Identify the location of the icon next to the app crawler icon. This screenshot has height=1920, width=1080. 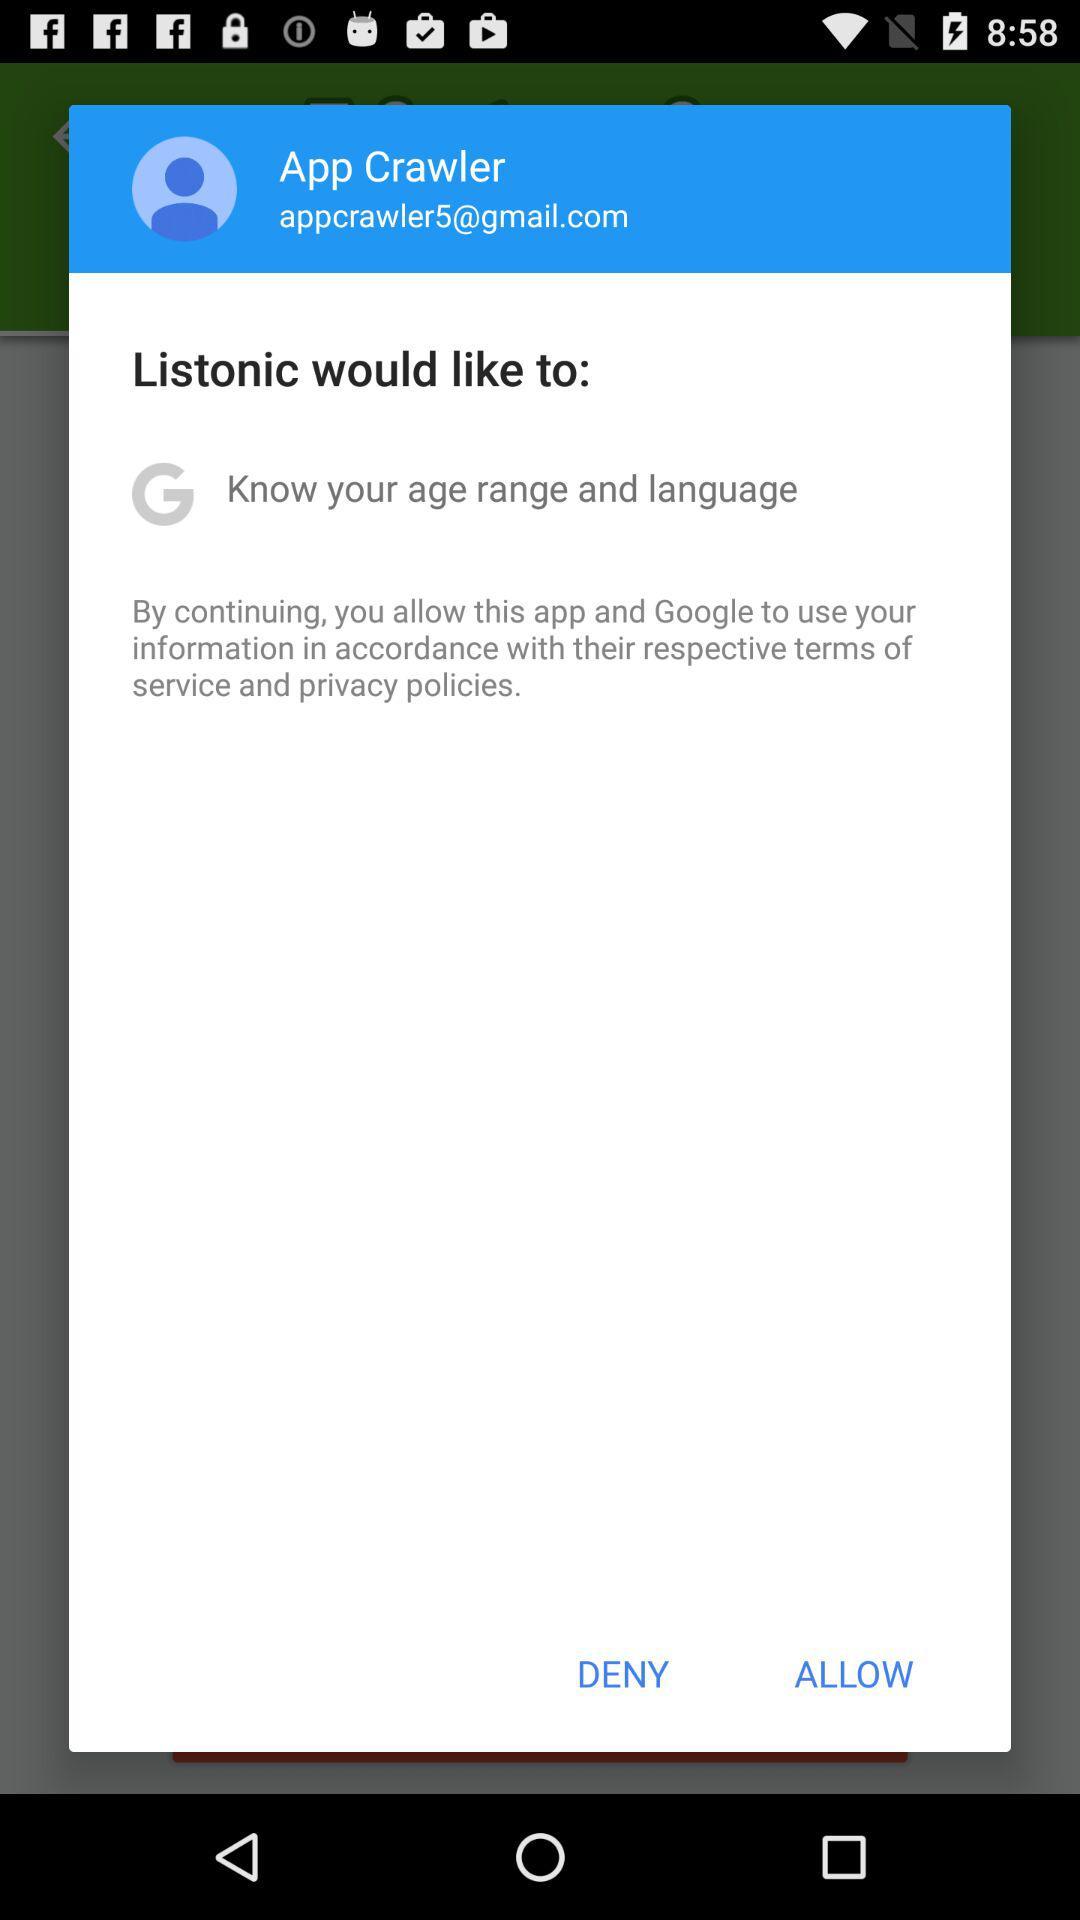
(184, 188).